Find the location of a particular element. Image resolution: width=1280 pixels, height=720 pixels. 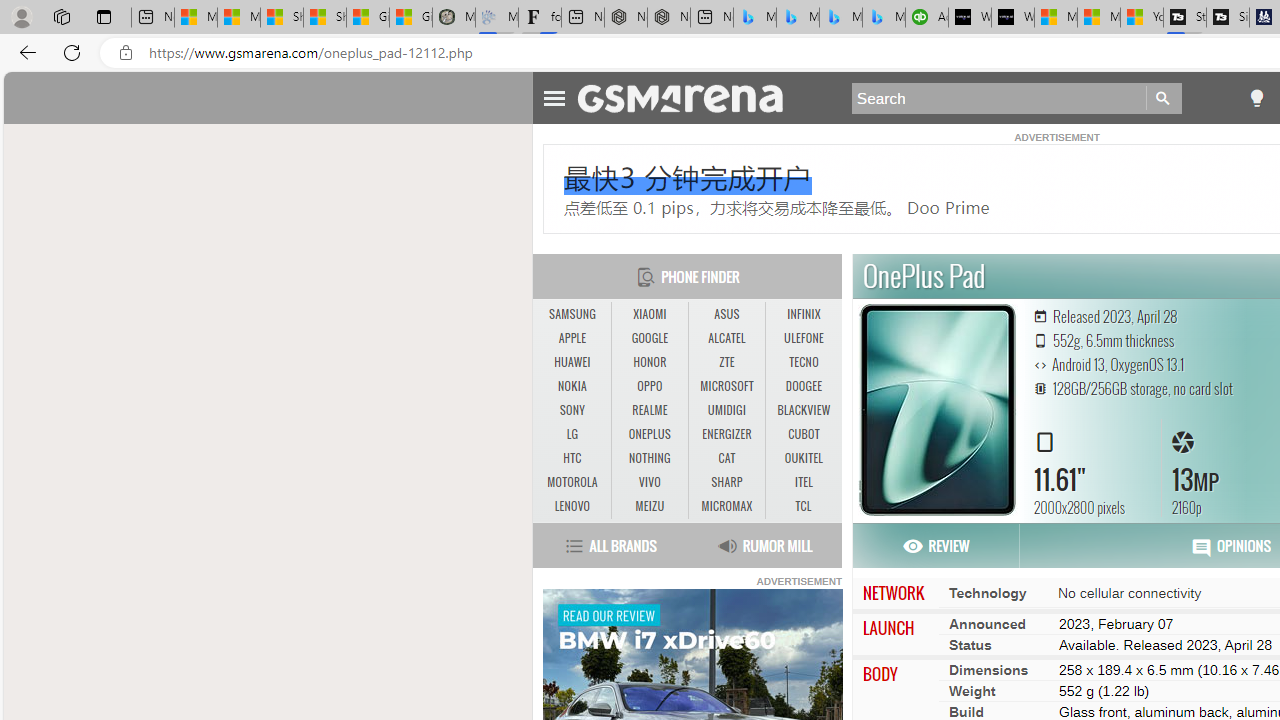

'TCL' is located at coordinates (803, 505).